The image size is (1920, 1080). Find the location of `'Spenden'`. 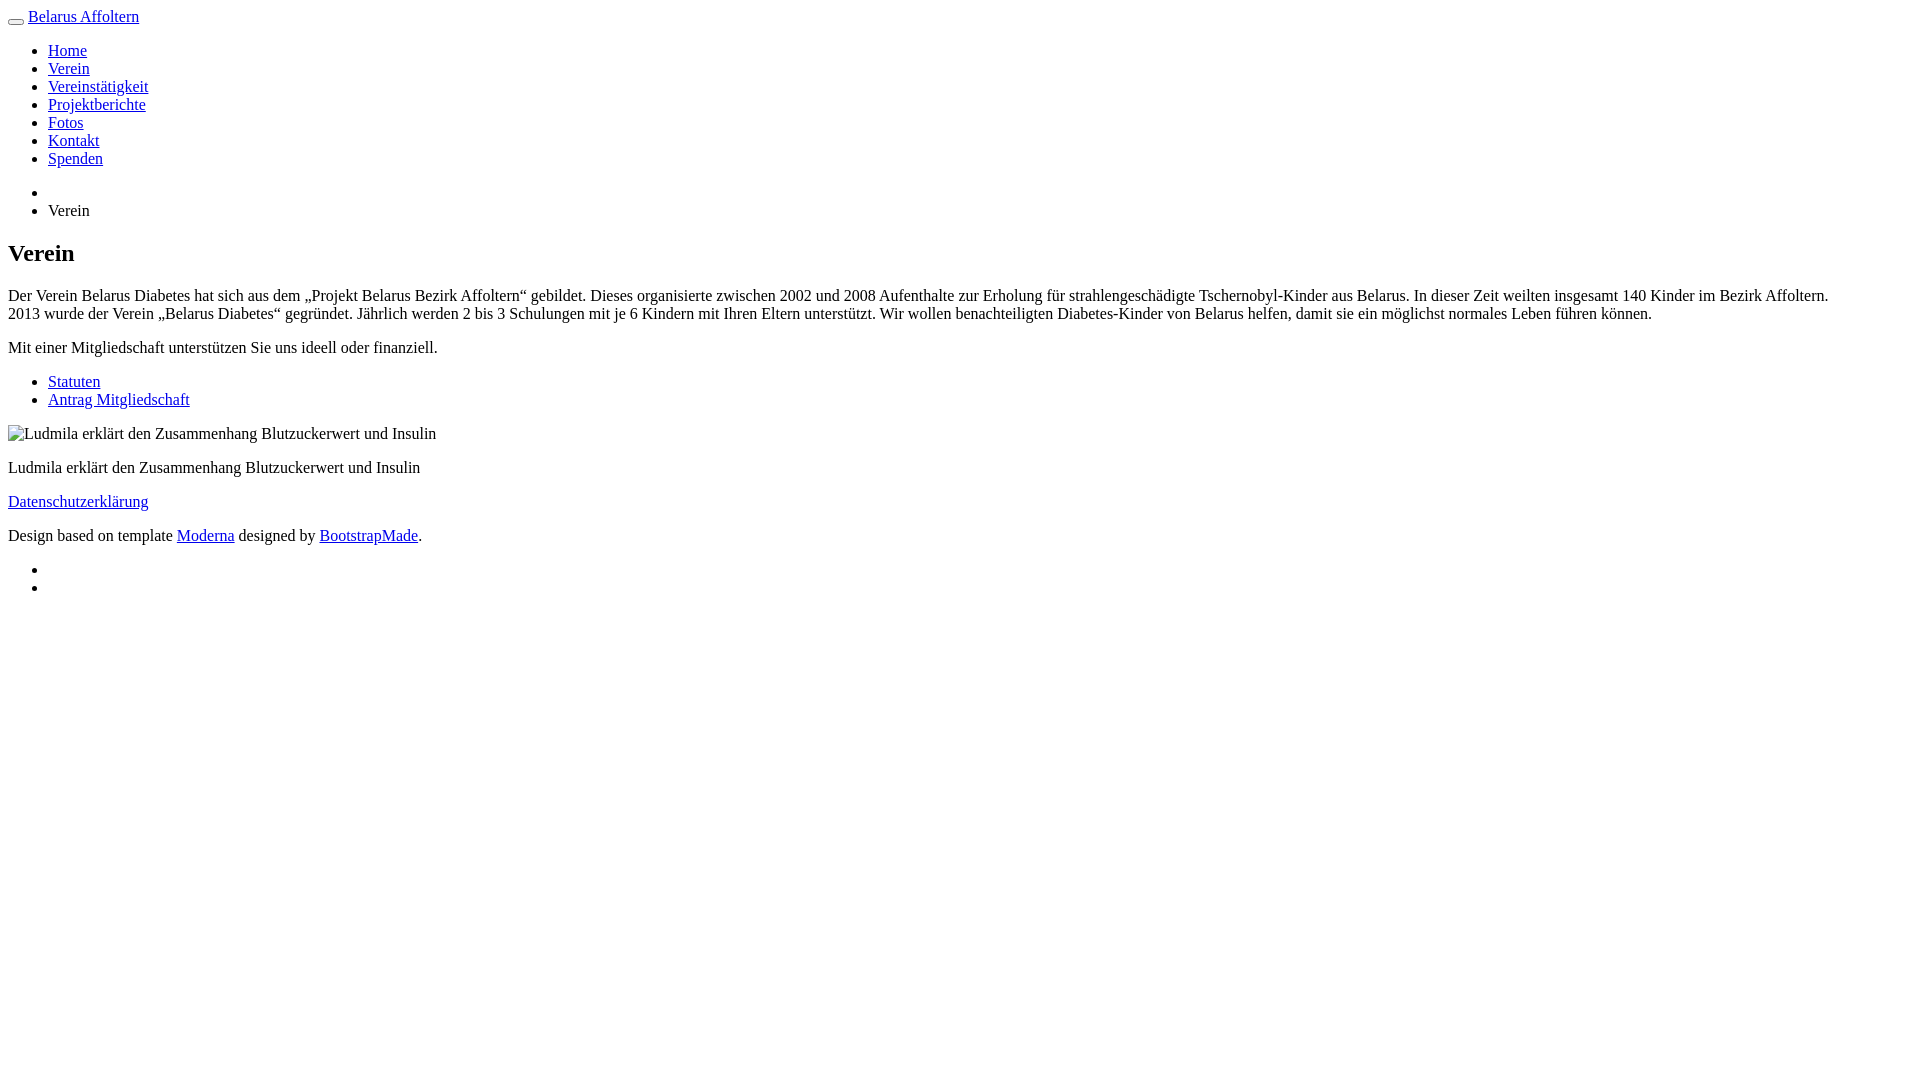

'Spenden' is located at coordinates (48, 157).